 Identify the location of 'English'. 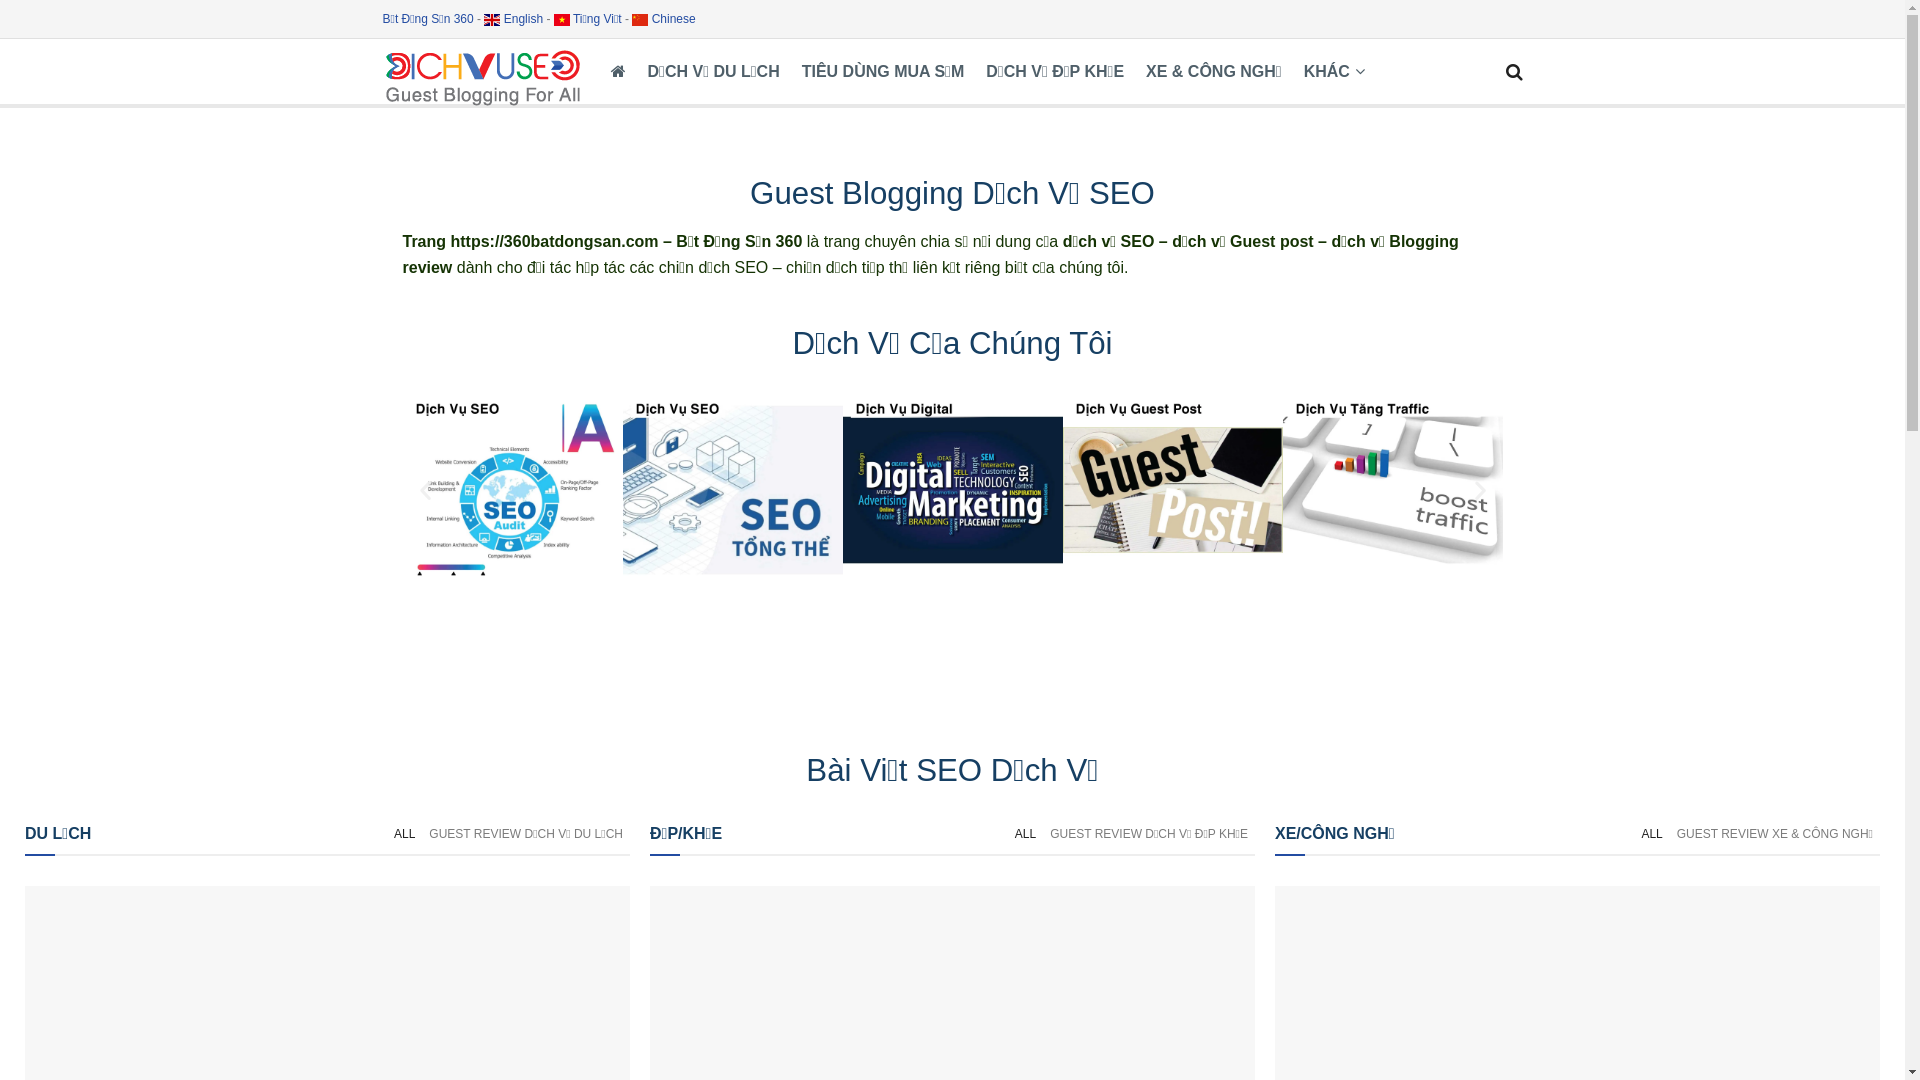
(513, 19).